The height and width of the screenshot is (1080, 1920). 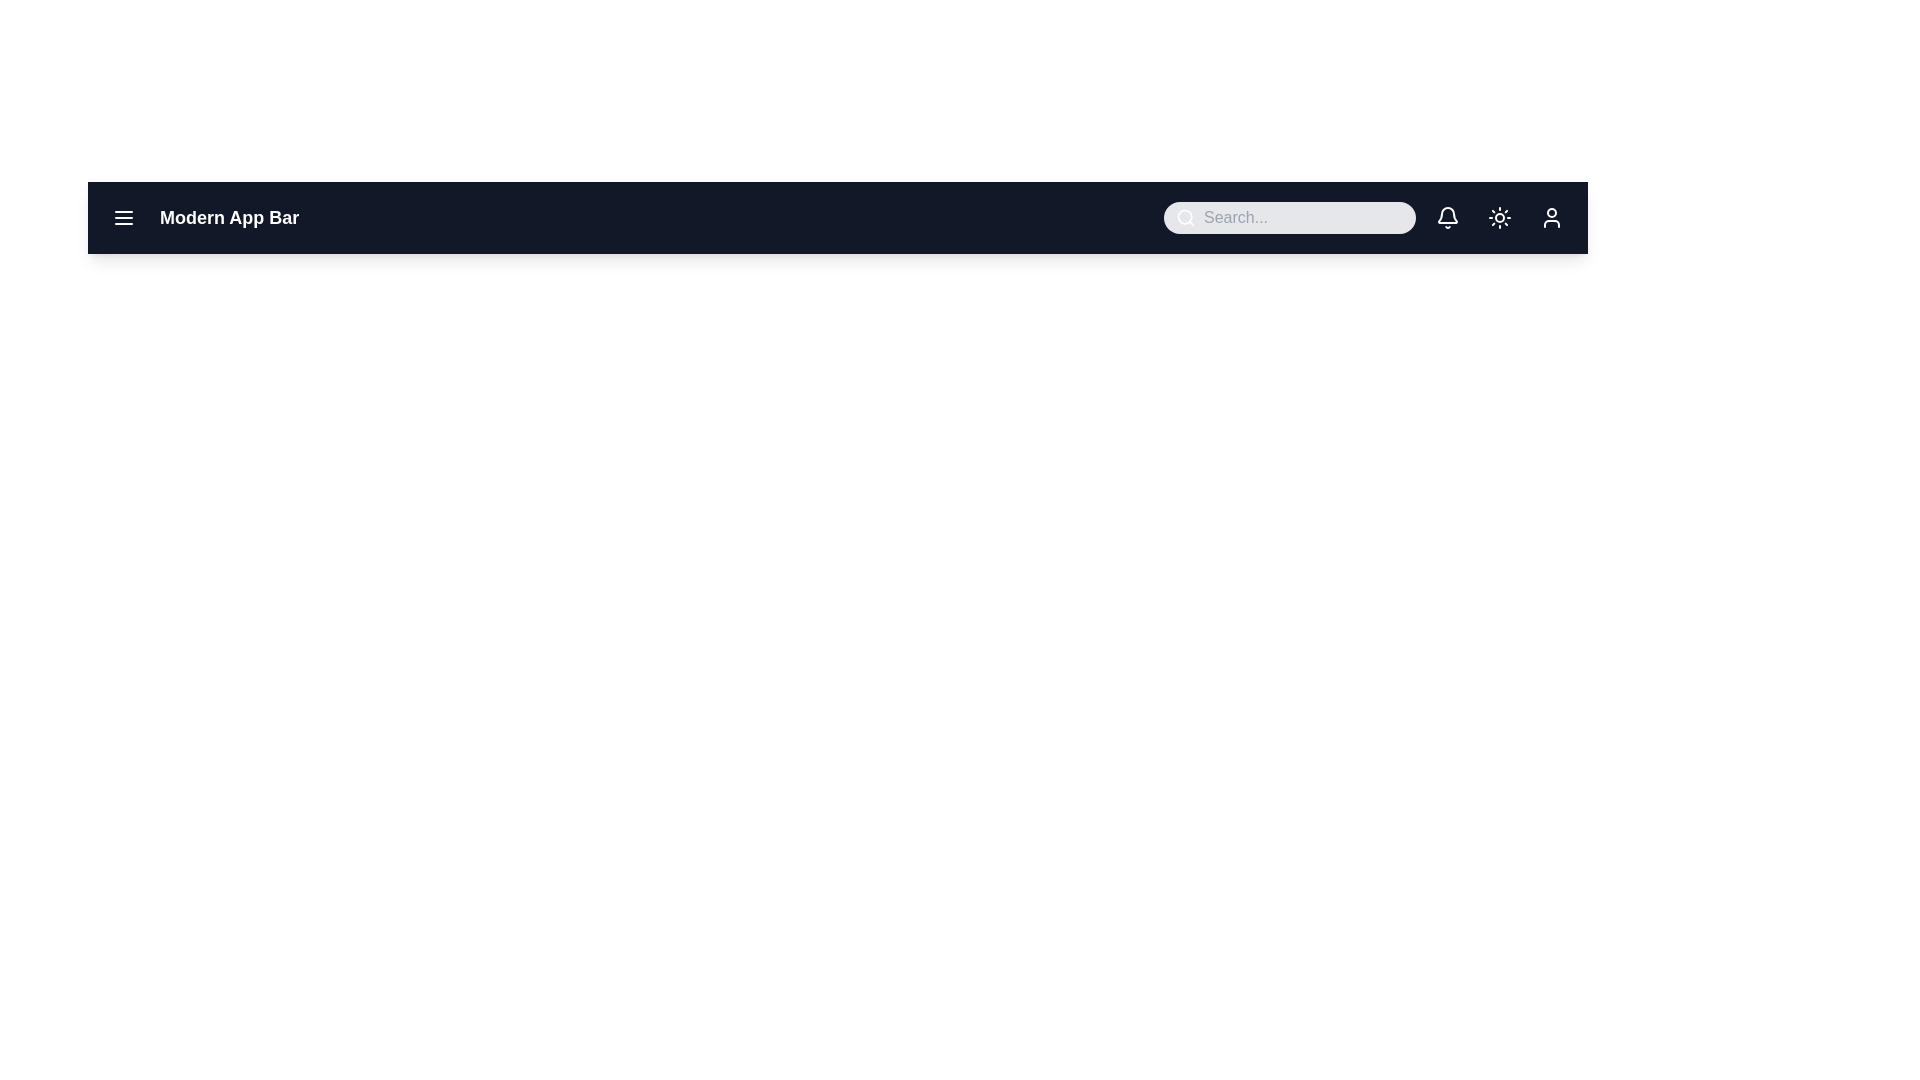 What do you see at coordinates (1550, 218) in the screenshot?
I see `user profile button located on the rightmost side of the app bar` at bounding box center [1550, 218].